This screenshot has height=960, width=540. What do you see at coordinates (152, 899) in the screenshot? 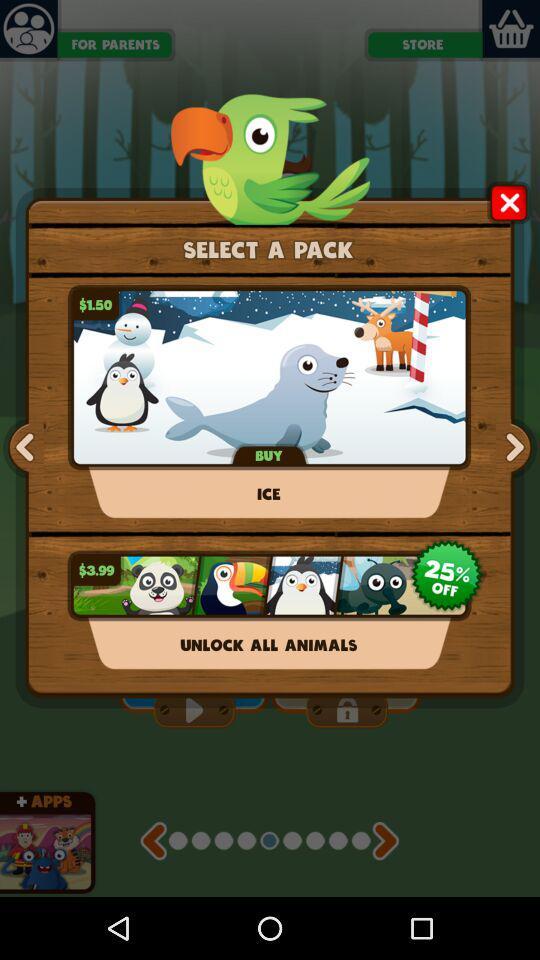
I see `the arrow_backward icon` at bounding box center [152, 899].